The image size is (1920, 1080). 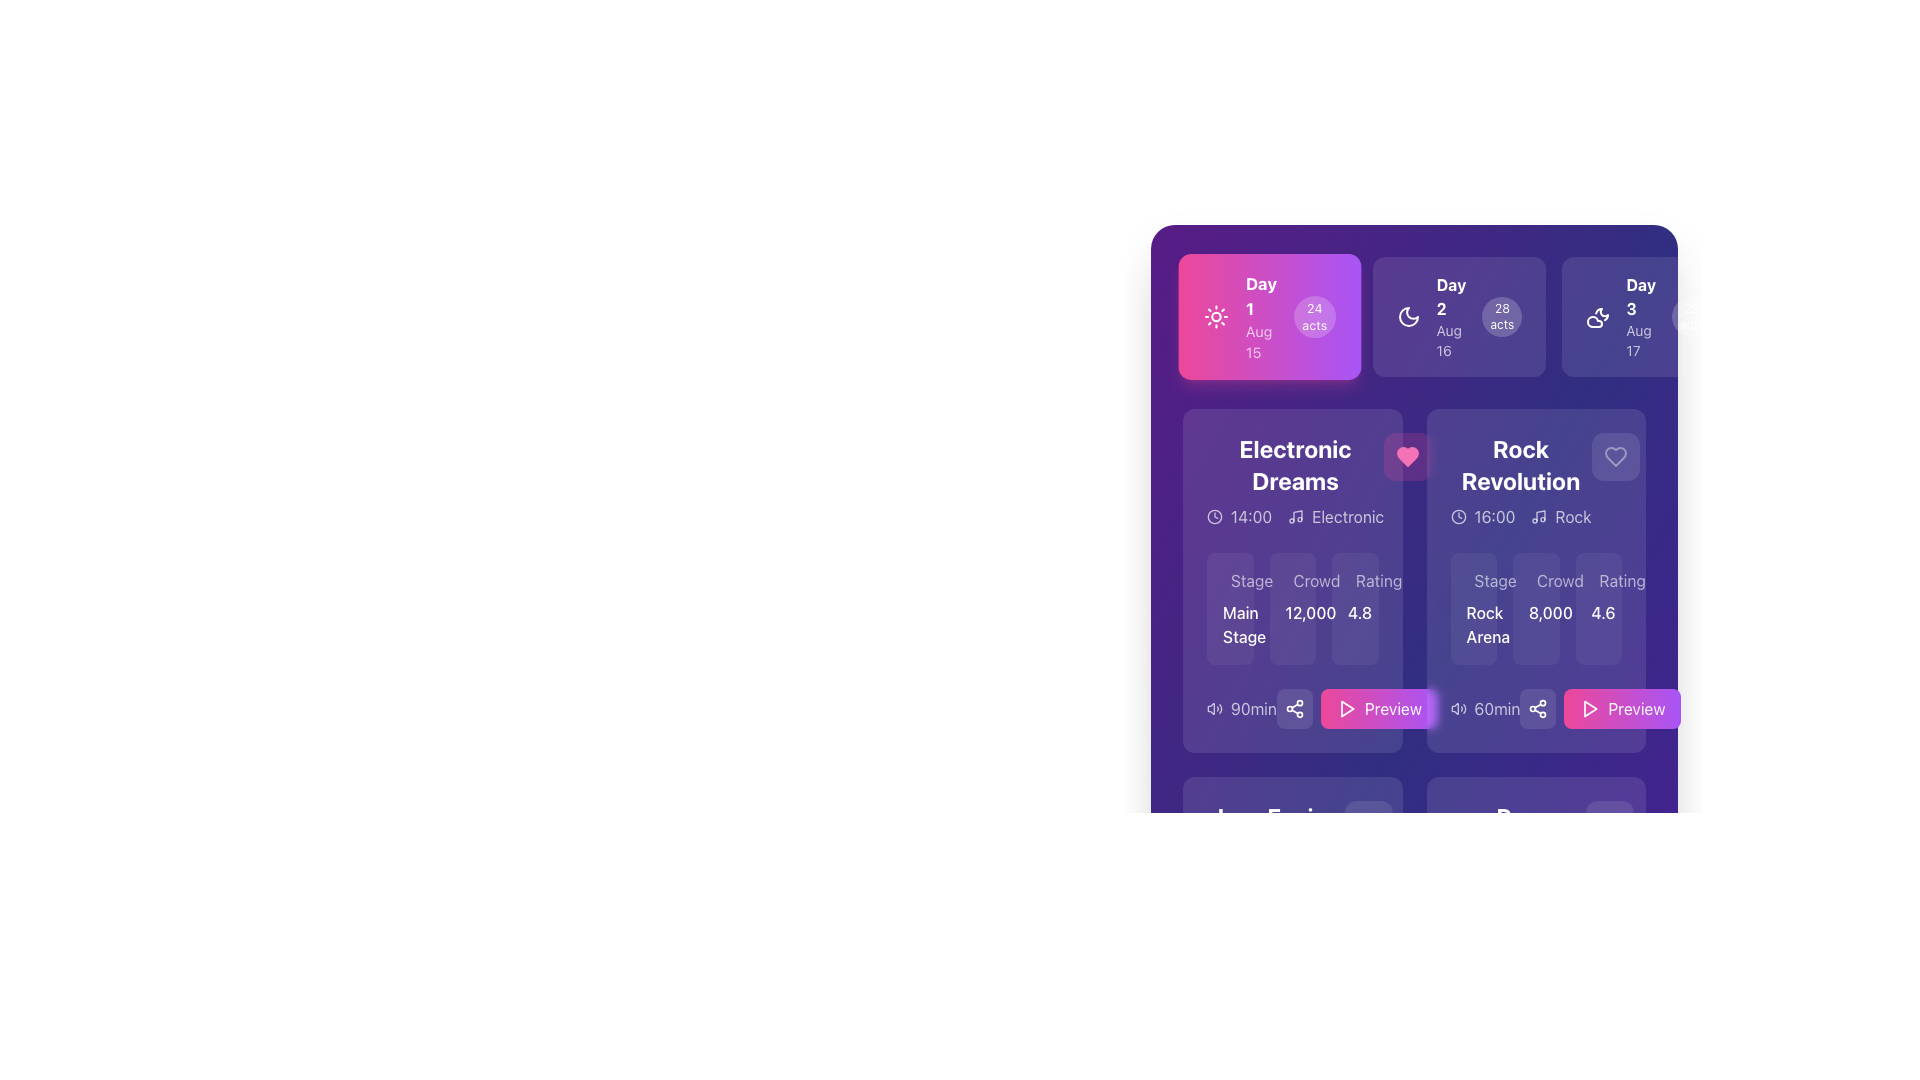 I want to click on the 'Preview' button containing the play icon, so click(x=1347, y=708).